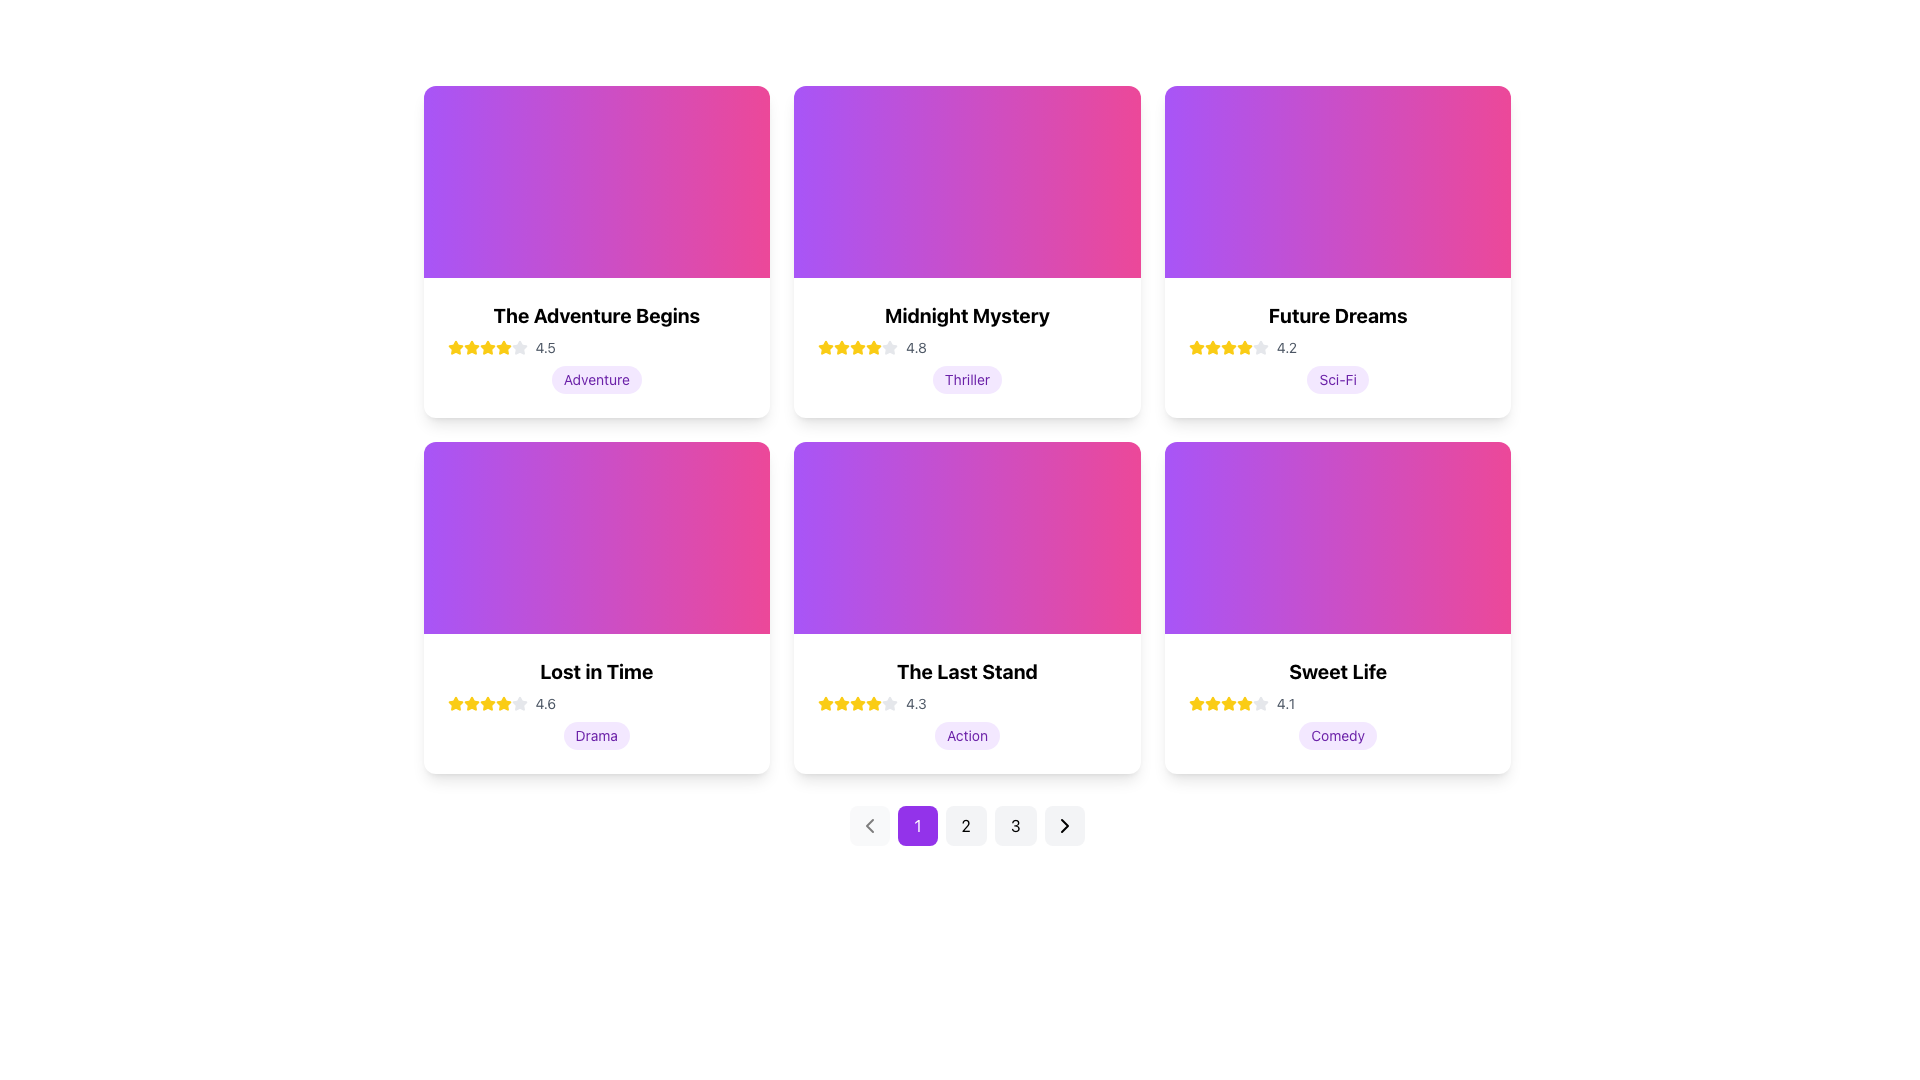 Image resolution: width=1920 pixels, height=1080 pixels. I want to click on the first star icon in the rating display for the 'Midnight Mystery' card, so click(826, 346).